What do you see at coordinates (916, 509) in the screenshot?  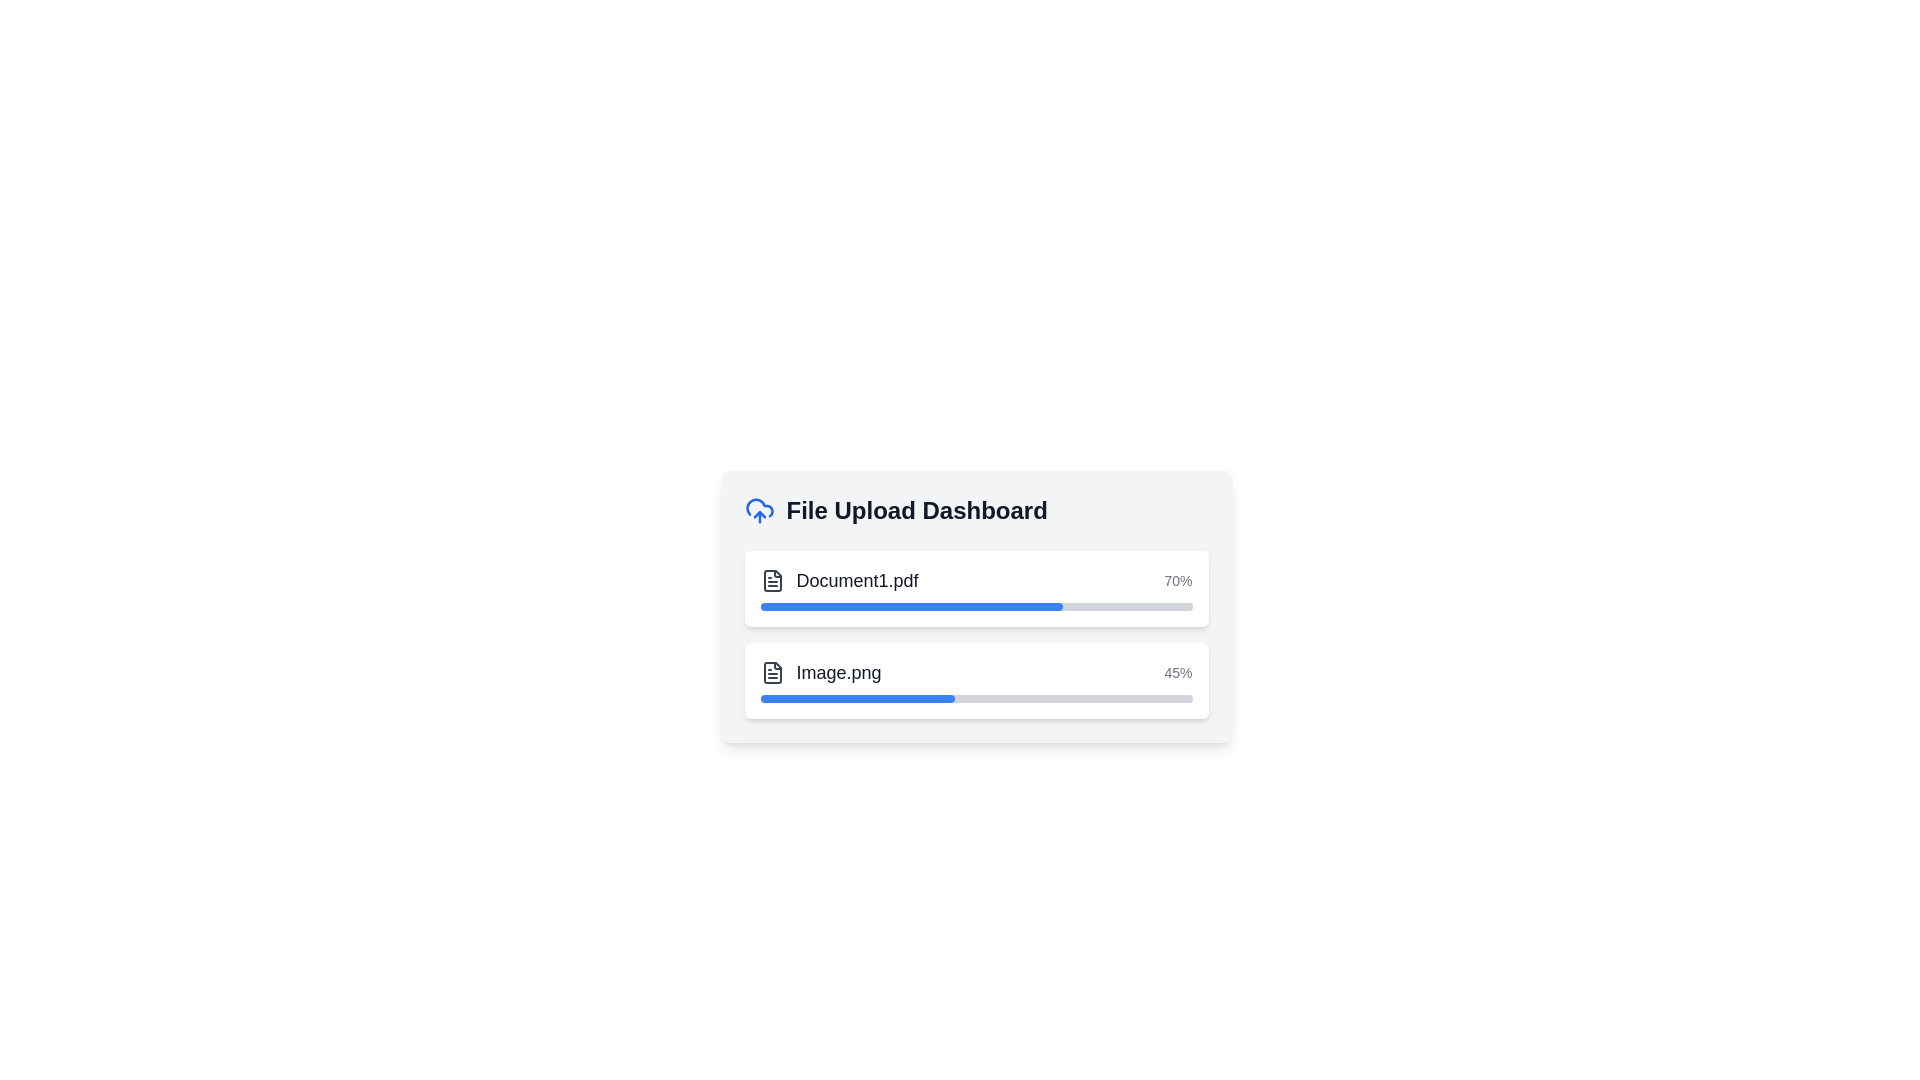 I see `the heading 'File Upload Dashboard', which is a bold and large text label positioned to the right of a cloud upload icon and above a list of file progress bars` at bounding box center [916, 509].